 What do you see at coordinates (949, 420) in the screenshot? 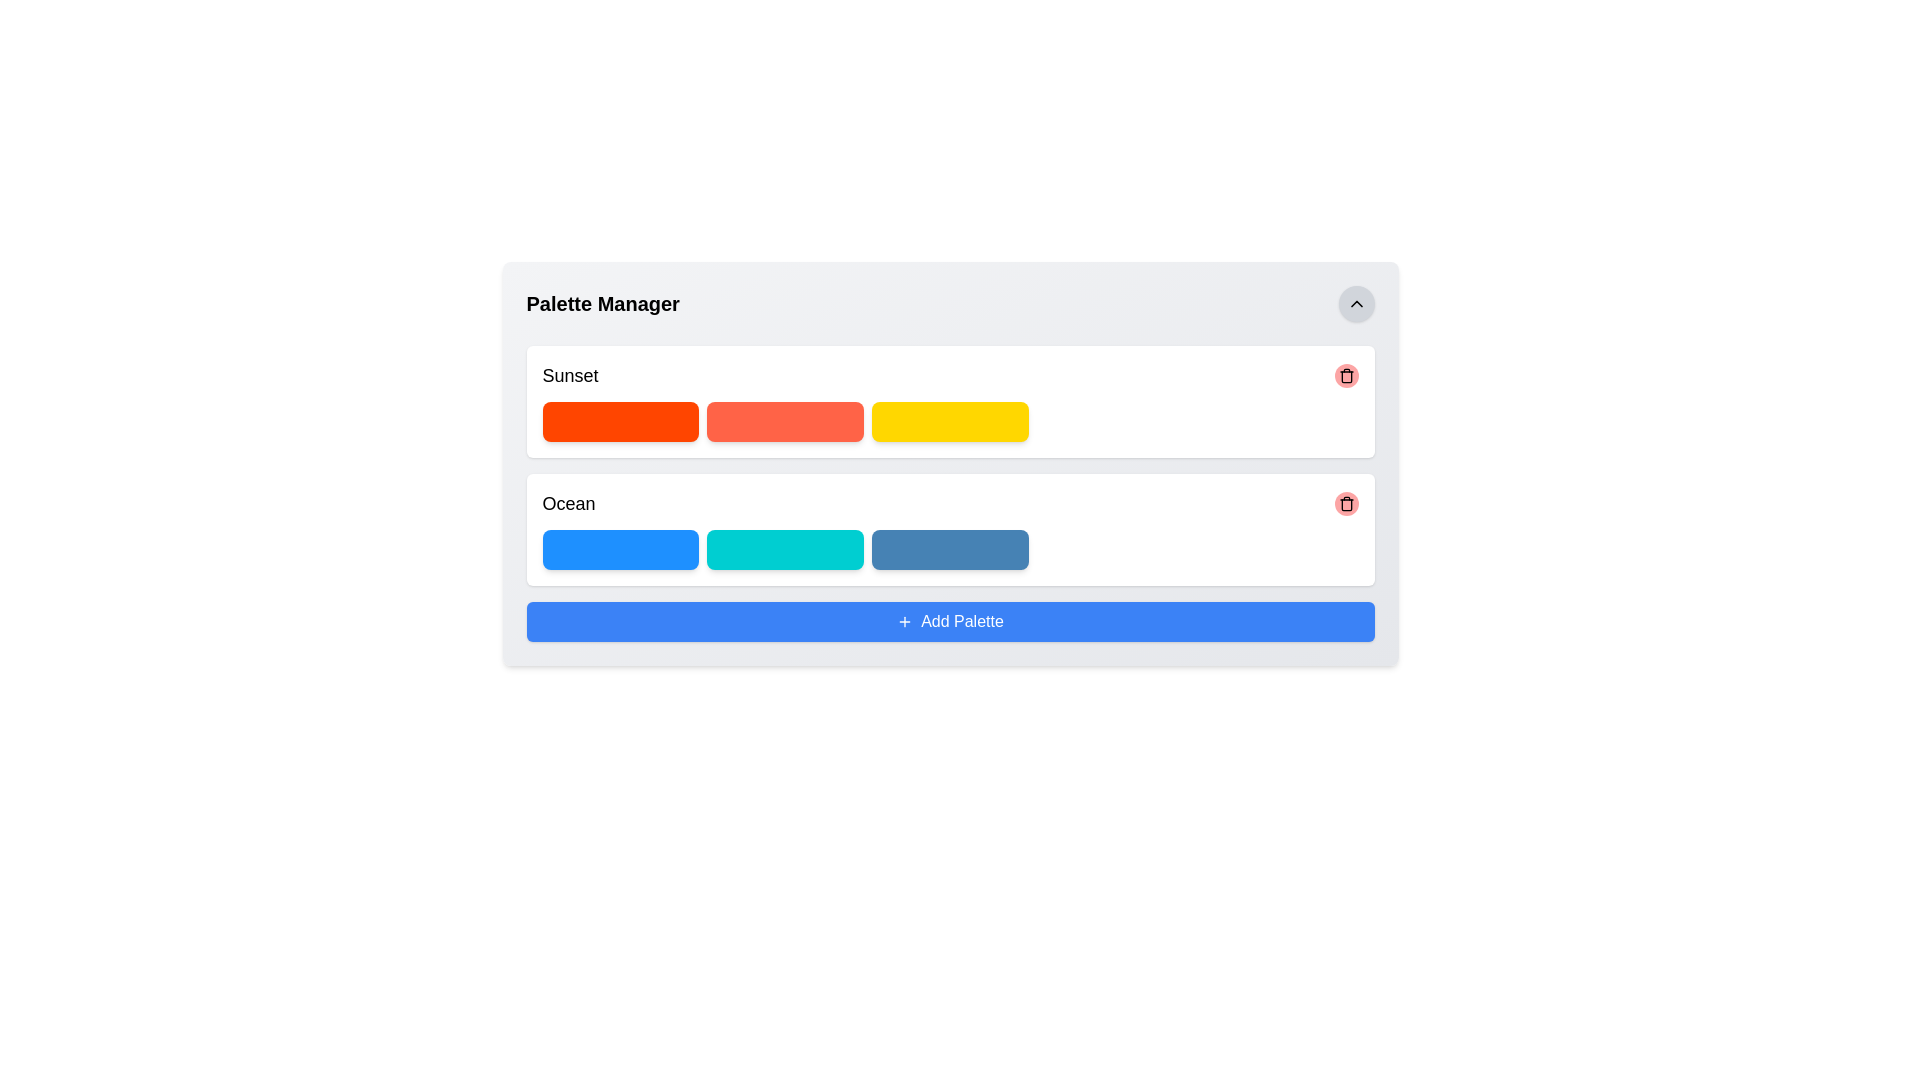
I see `the colored button representing a color or palette option within the 'Sunset' category, which is the third element in its row, located in the upper section of the palette manager interface` at bounding box center [949, 420].